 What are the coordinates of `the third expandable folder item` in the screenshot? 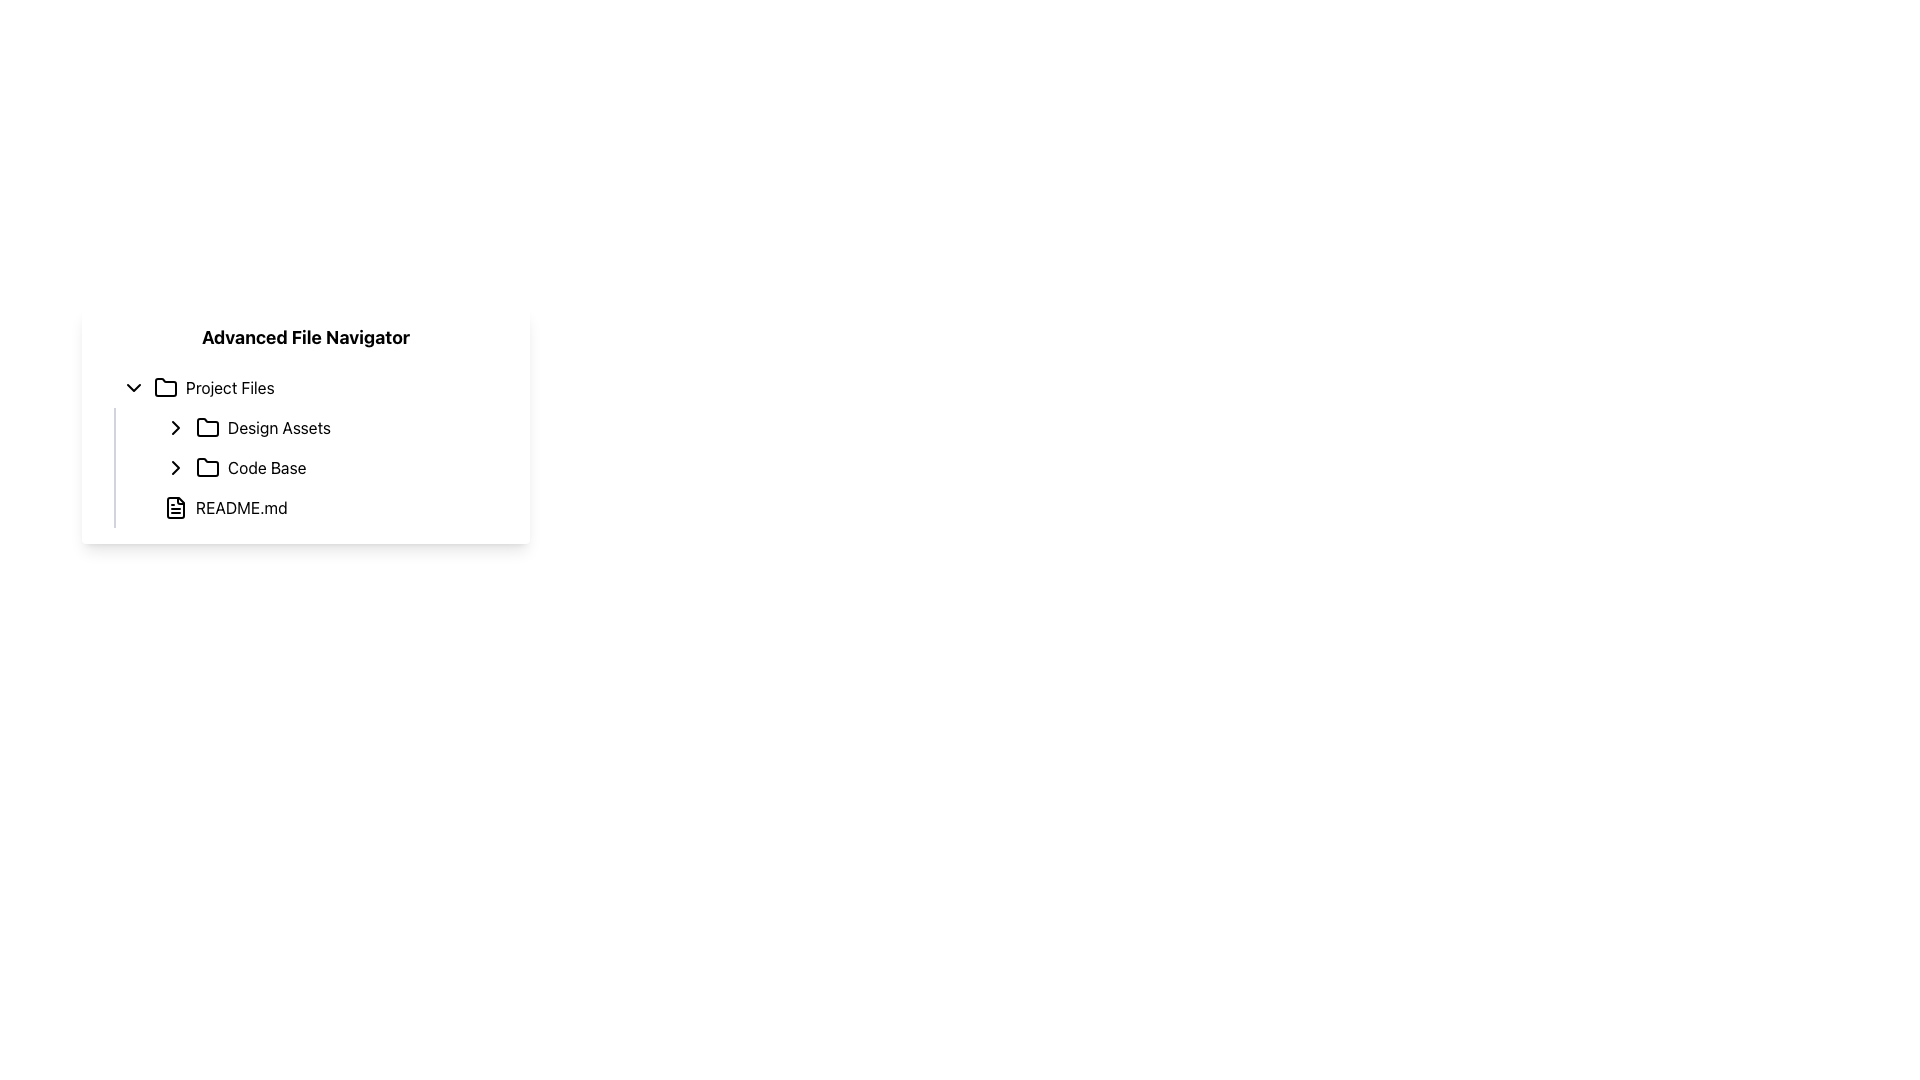 It's located at (335, 467).